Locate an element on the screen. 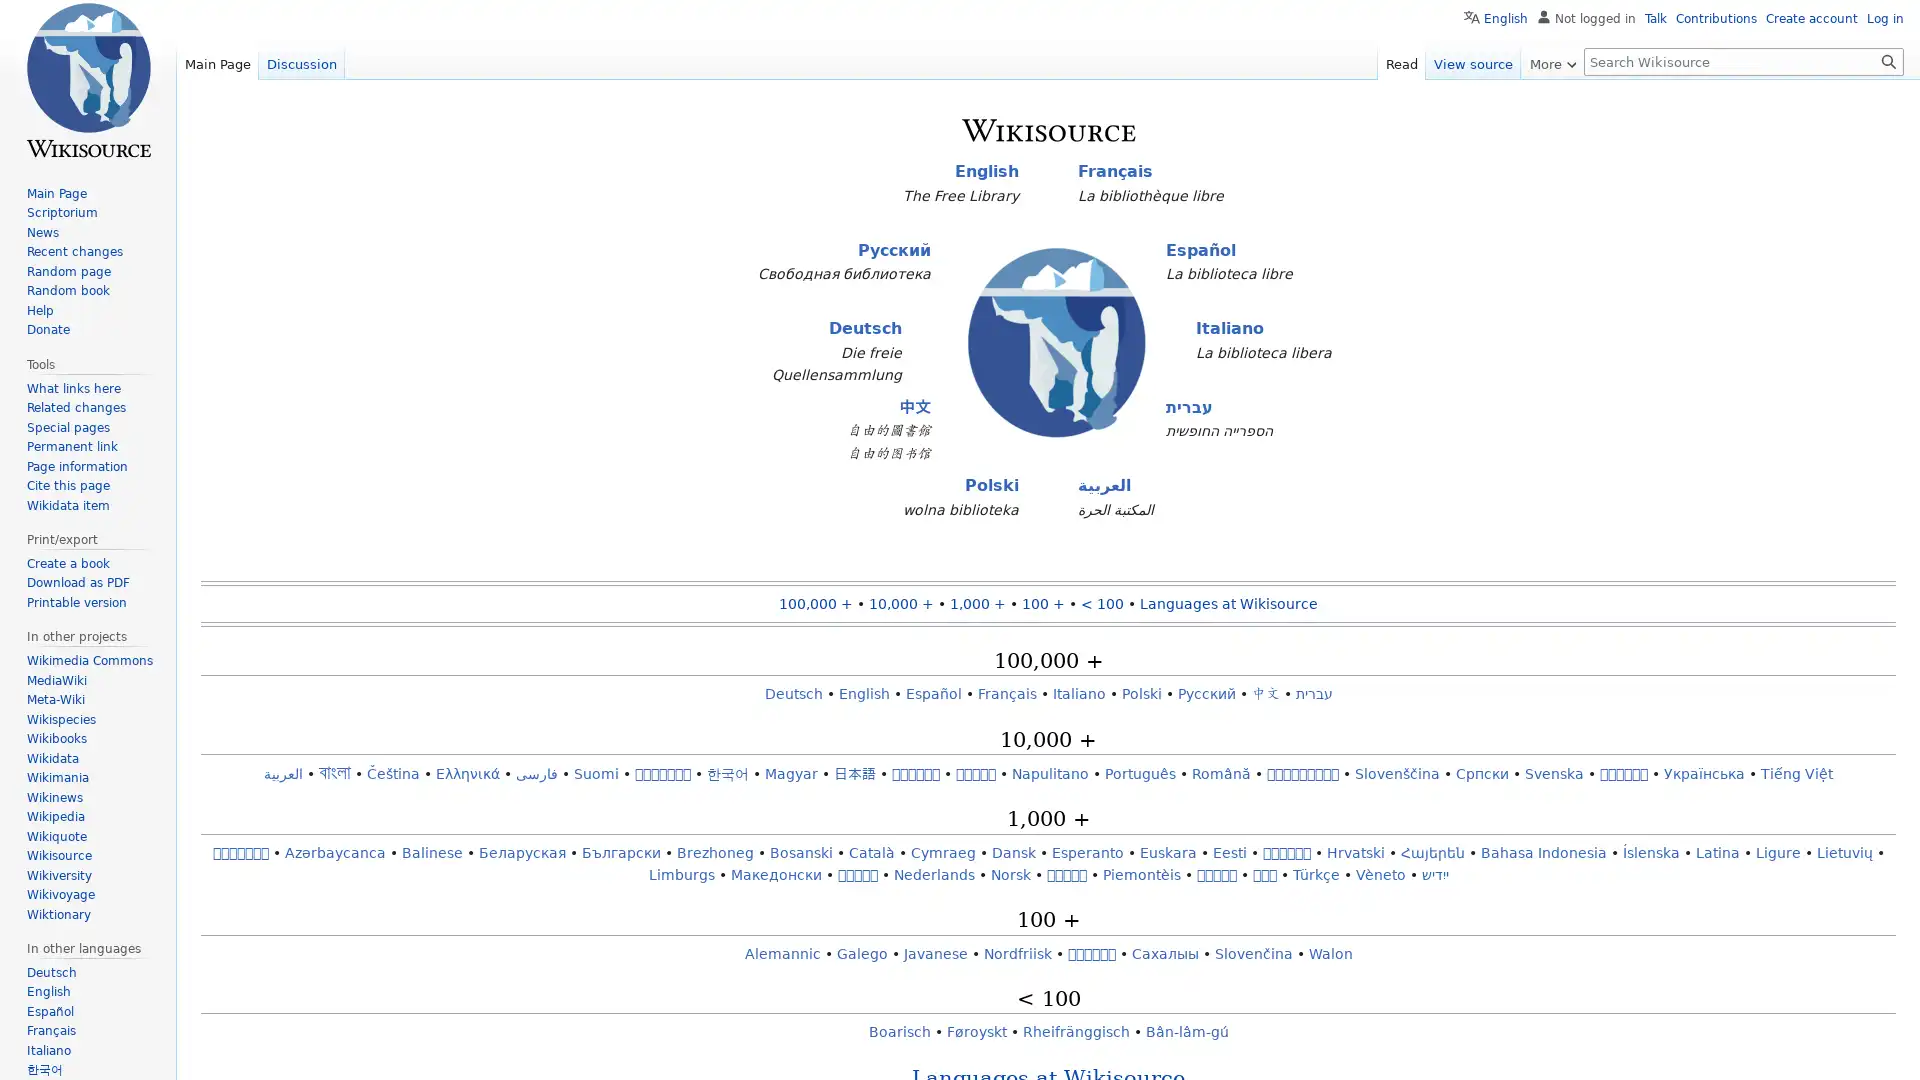 The image size is (1920, 1080). Go is located at coordinates (1888, 60).